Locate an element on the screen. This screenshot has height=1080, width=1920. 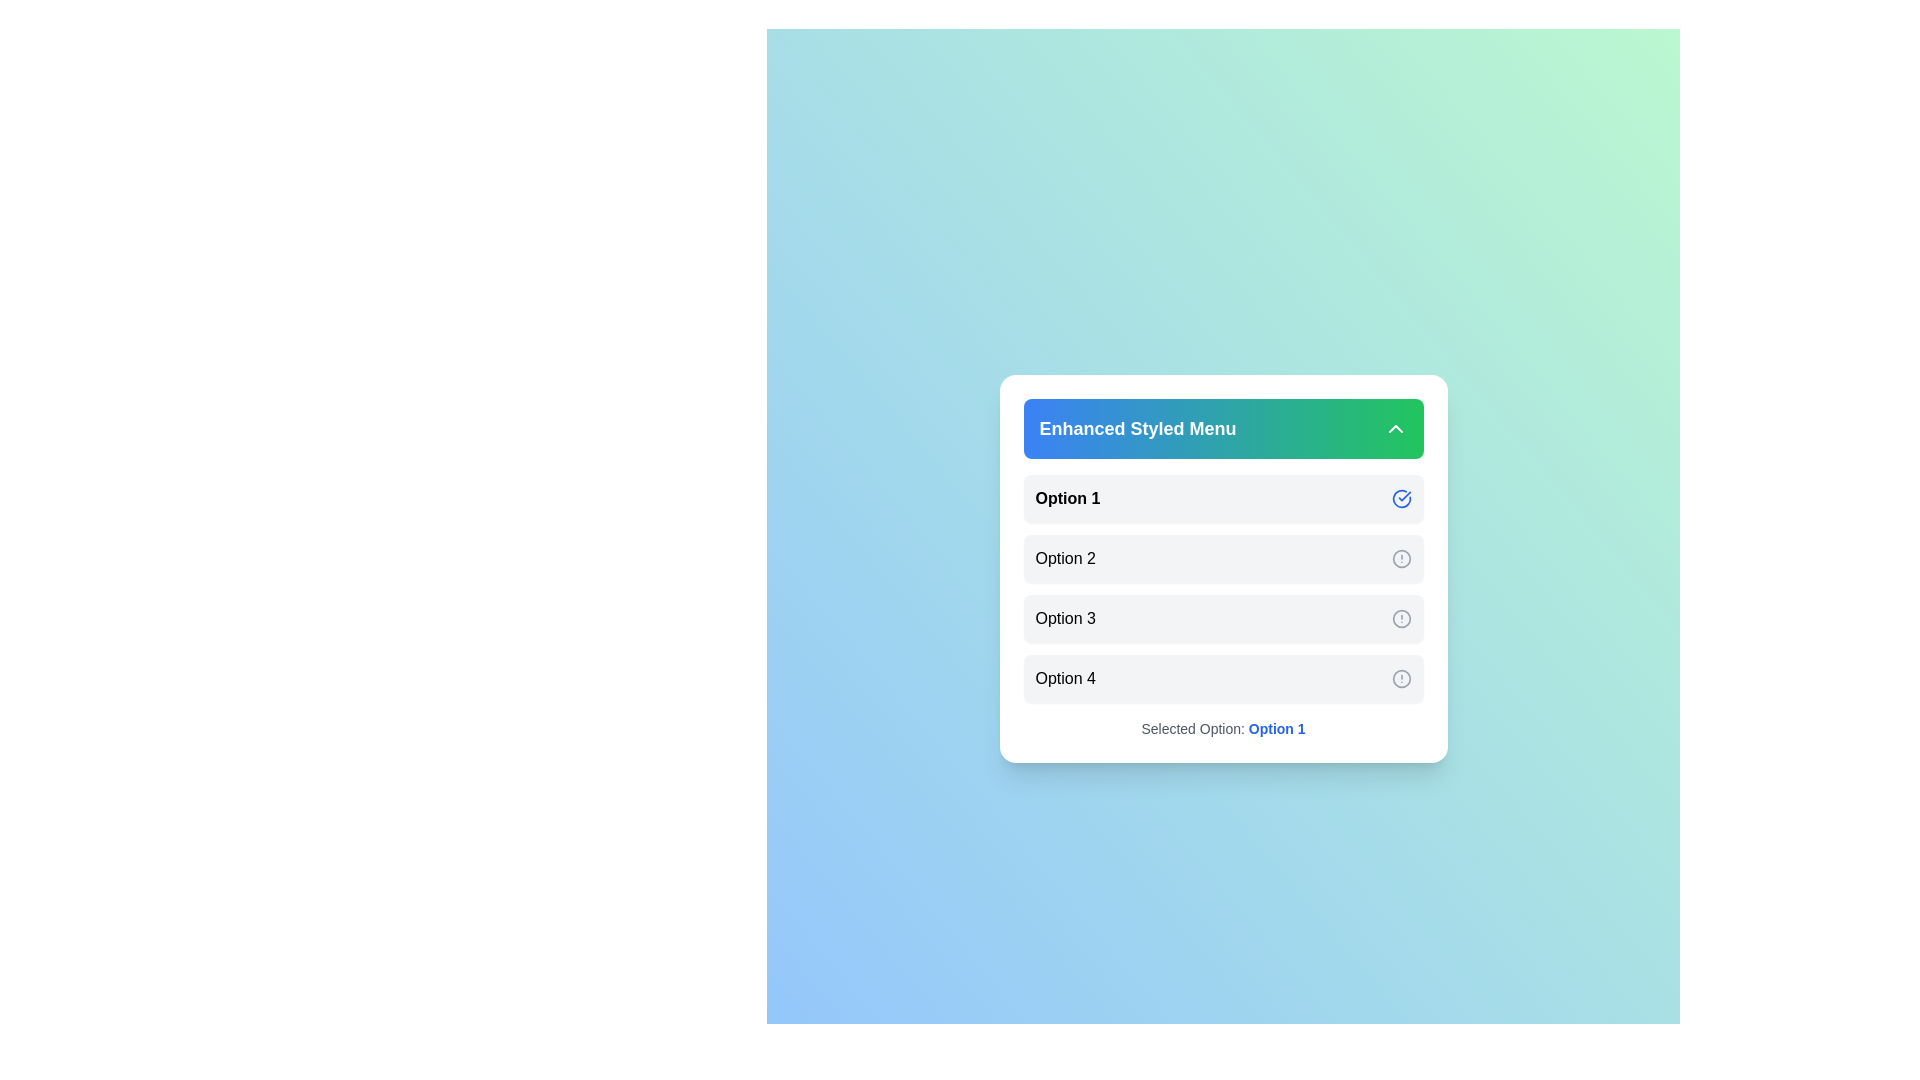
the menu option Option 3 by clicking on it is located at coordinates (1222, 617).